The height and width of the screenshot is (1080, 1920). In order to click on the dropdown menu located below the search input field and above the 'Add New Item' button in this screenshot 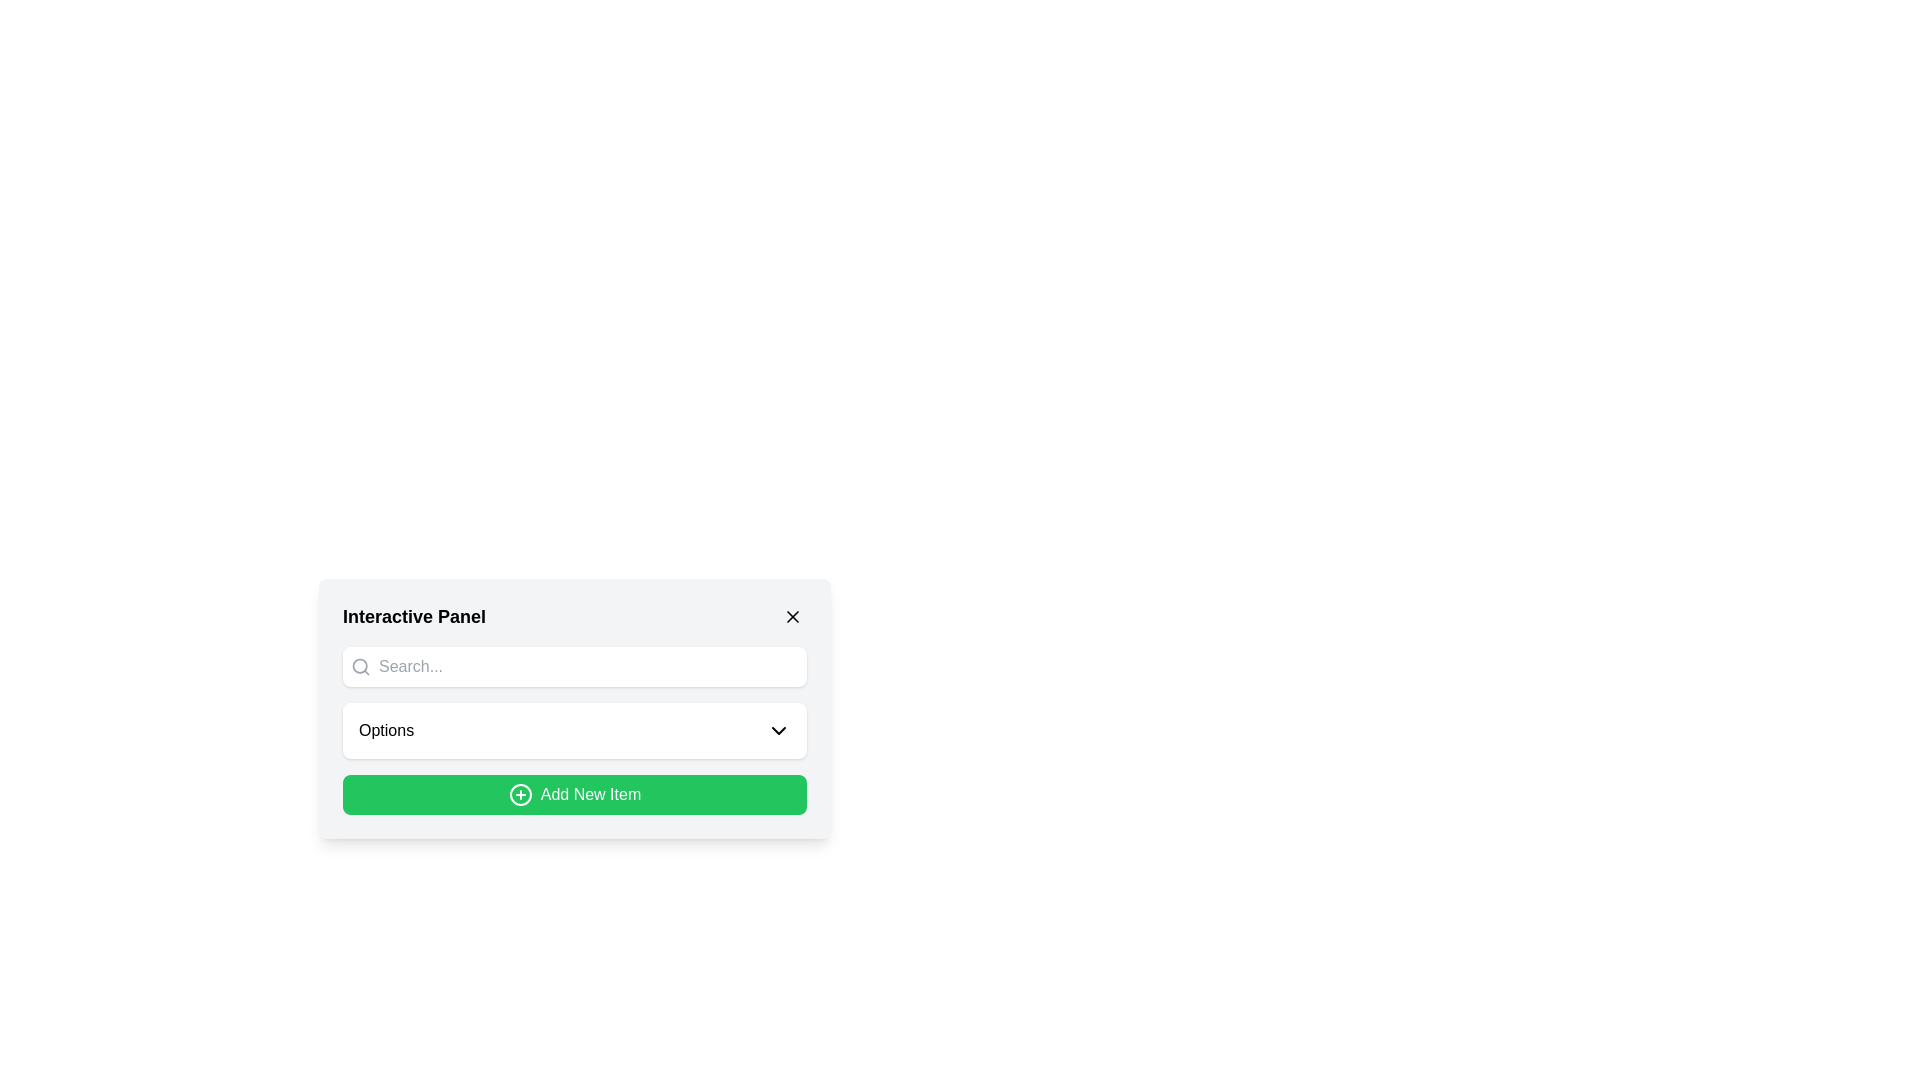, I will do `click(574, 731)`.